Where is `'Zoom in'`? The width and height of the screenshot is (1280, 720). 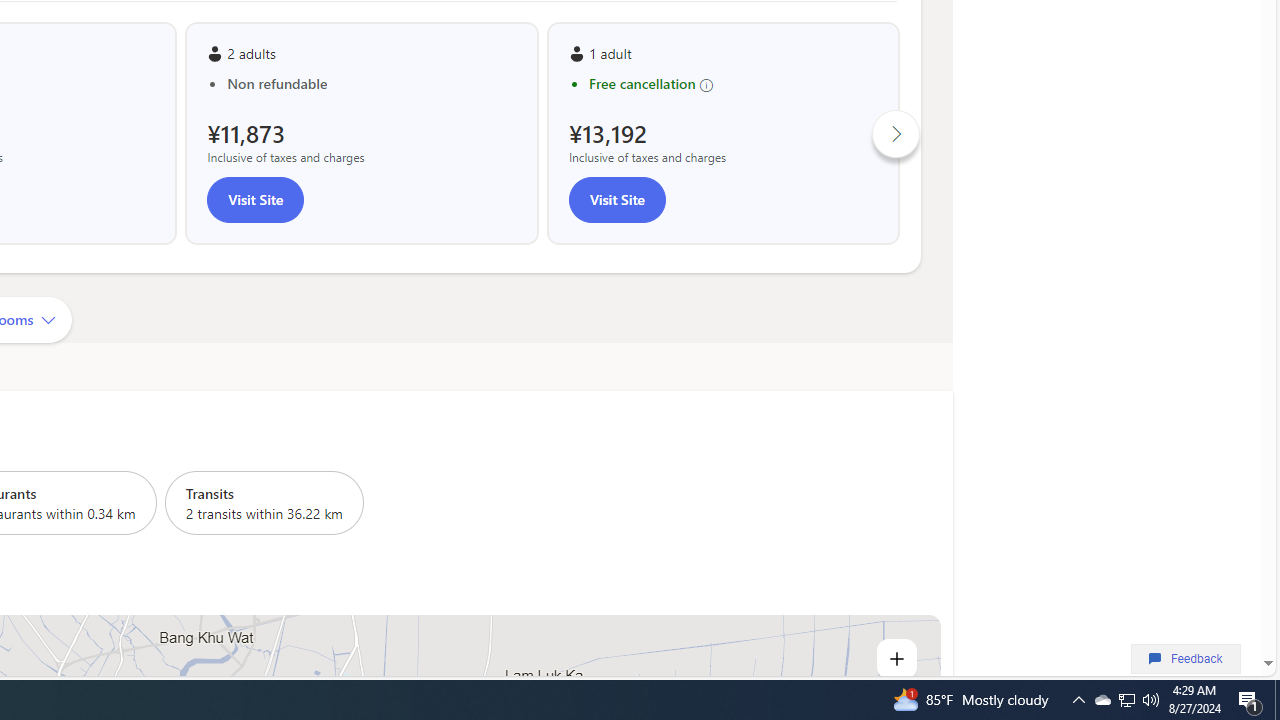
'Zoom in' is located at coordinates (895, 659).